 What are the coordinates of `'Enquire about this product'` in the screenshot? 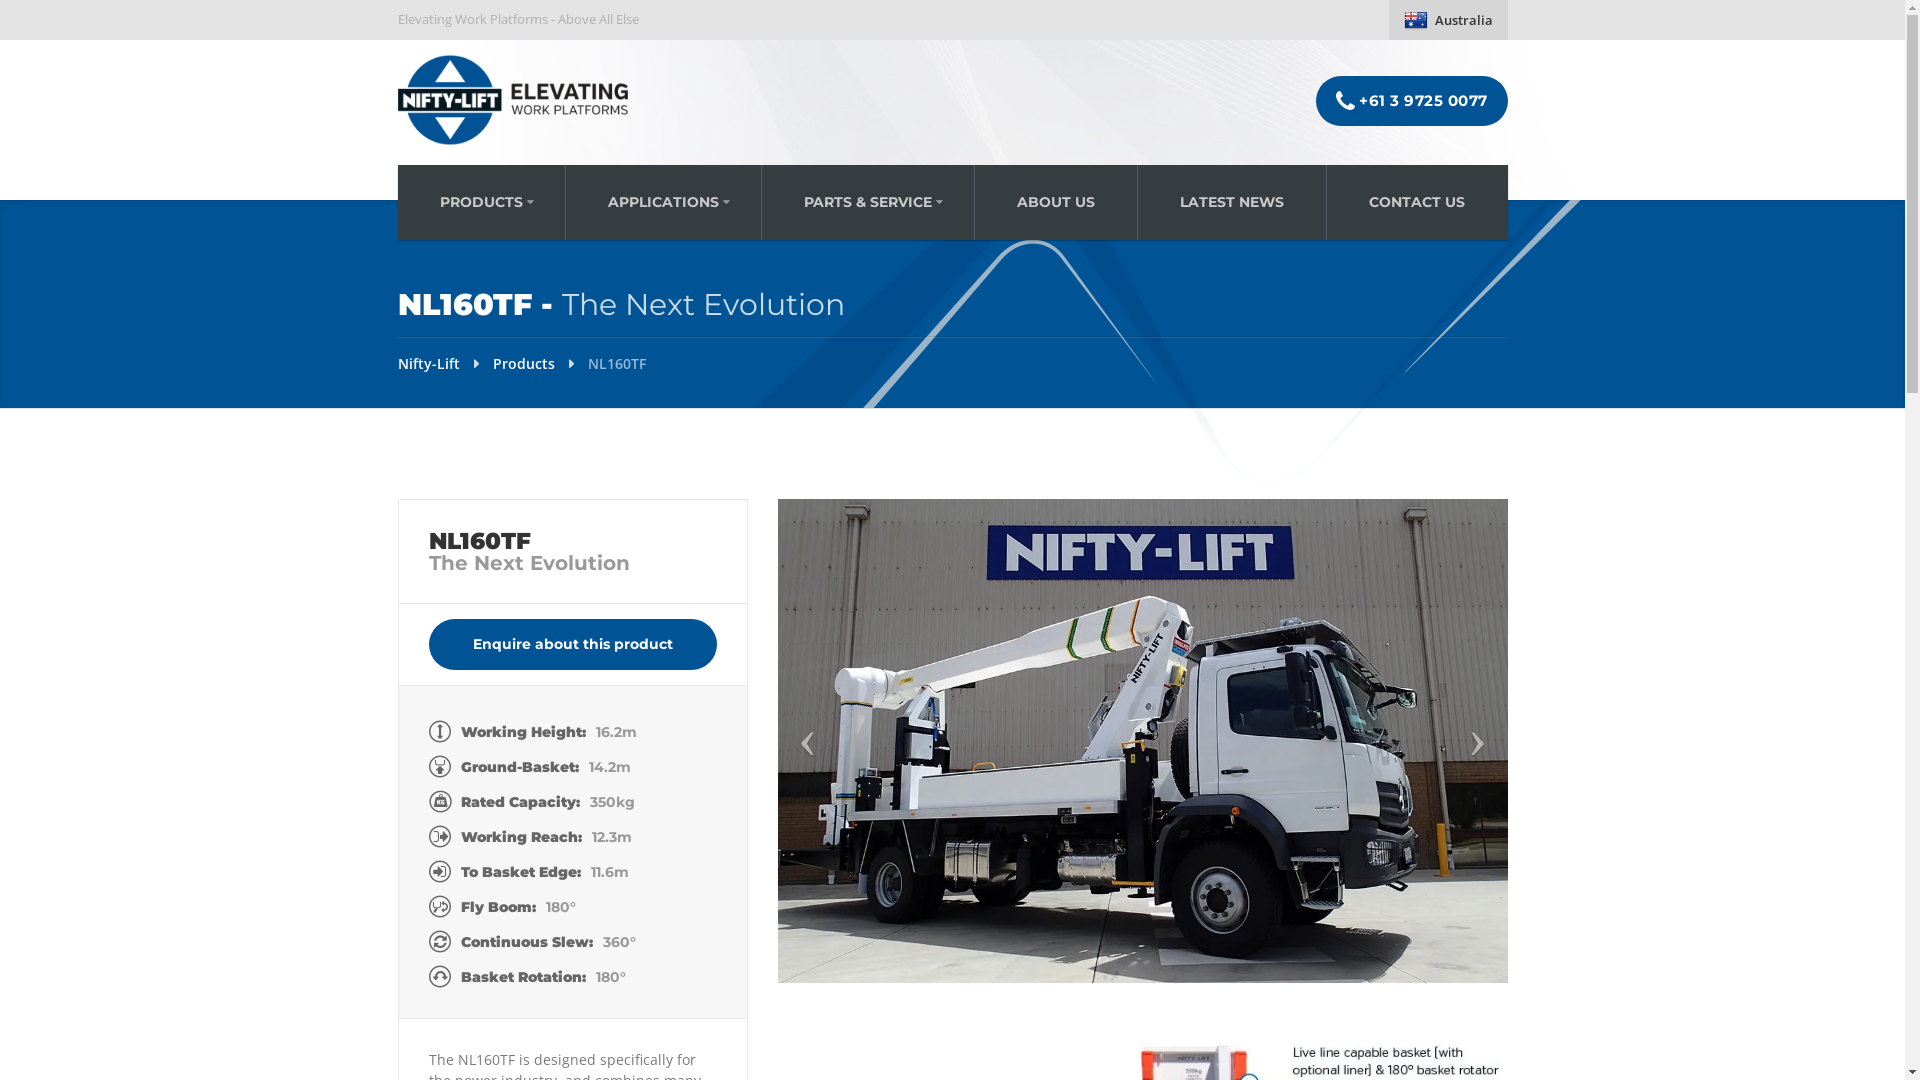 It's located at (570, 644).